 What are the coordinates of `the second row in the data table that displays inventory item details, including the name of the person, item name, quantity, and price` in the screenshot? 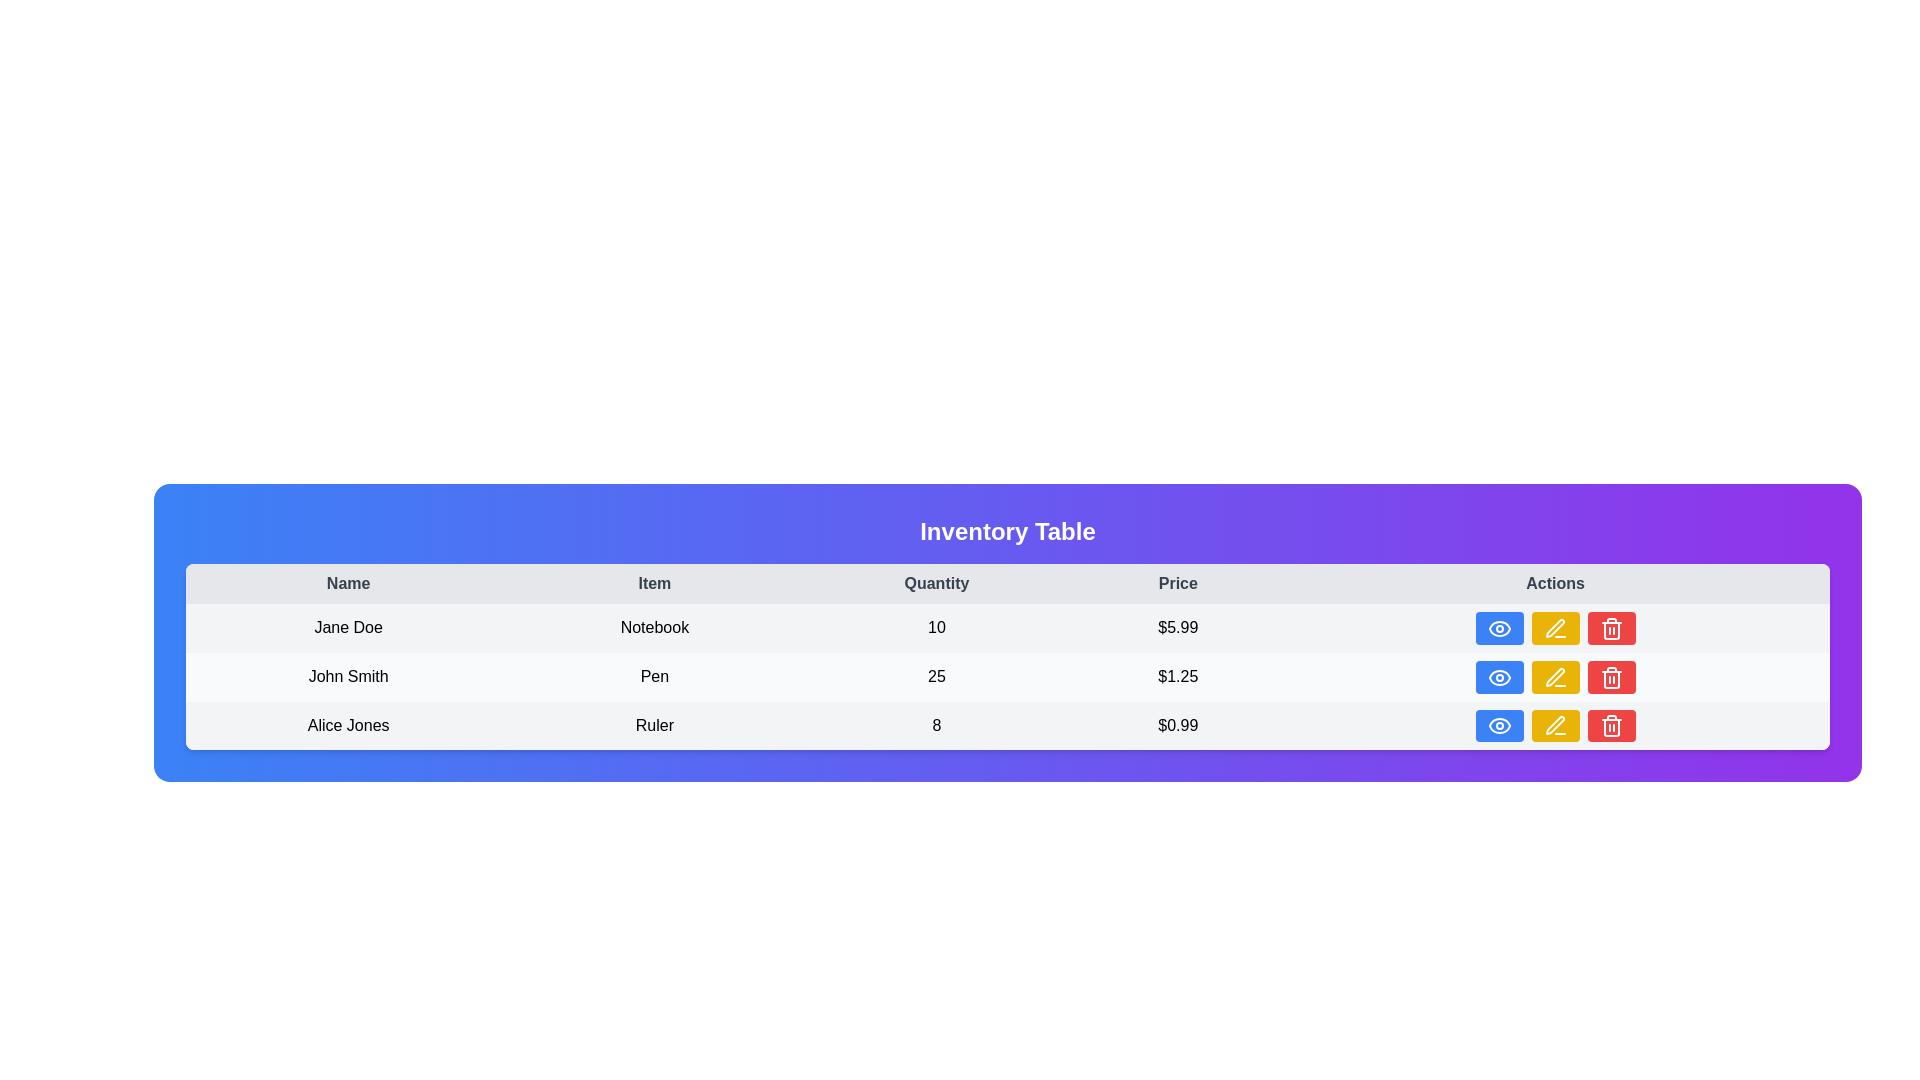 It's located at (1008, 676).